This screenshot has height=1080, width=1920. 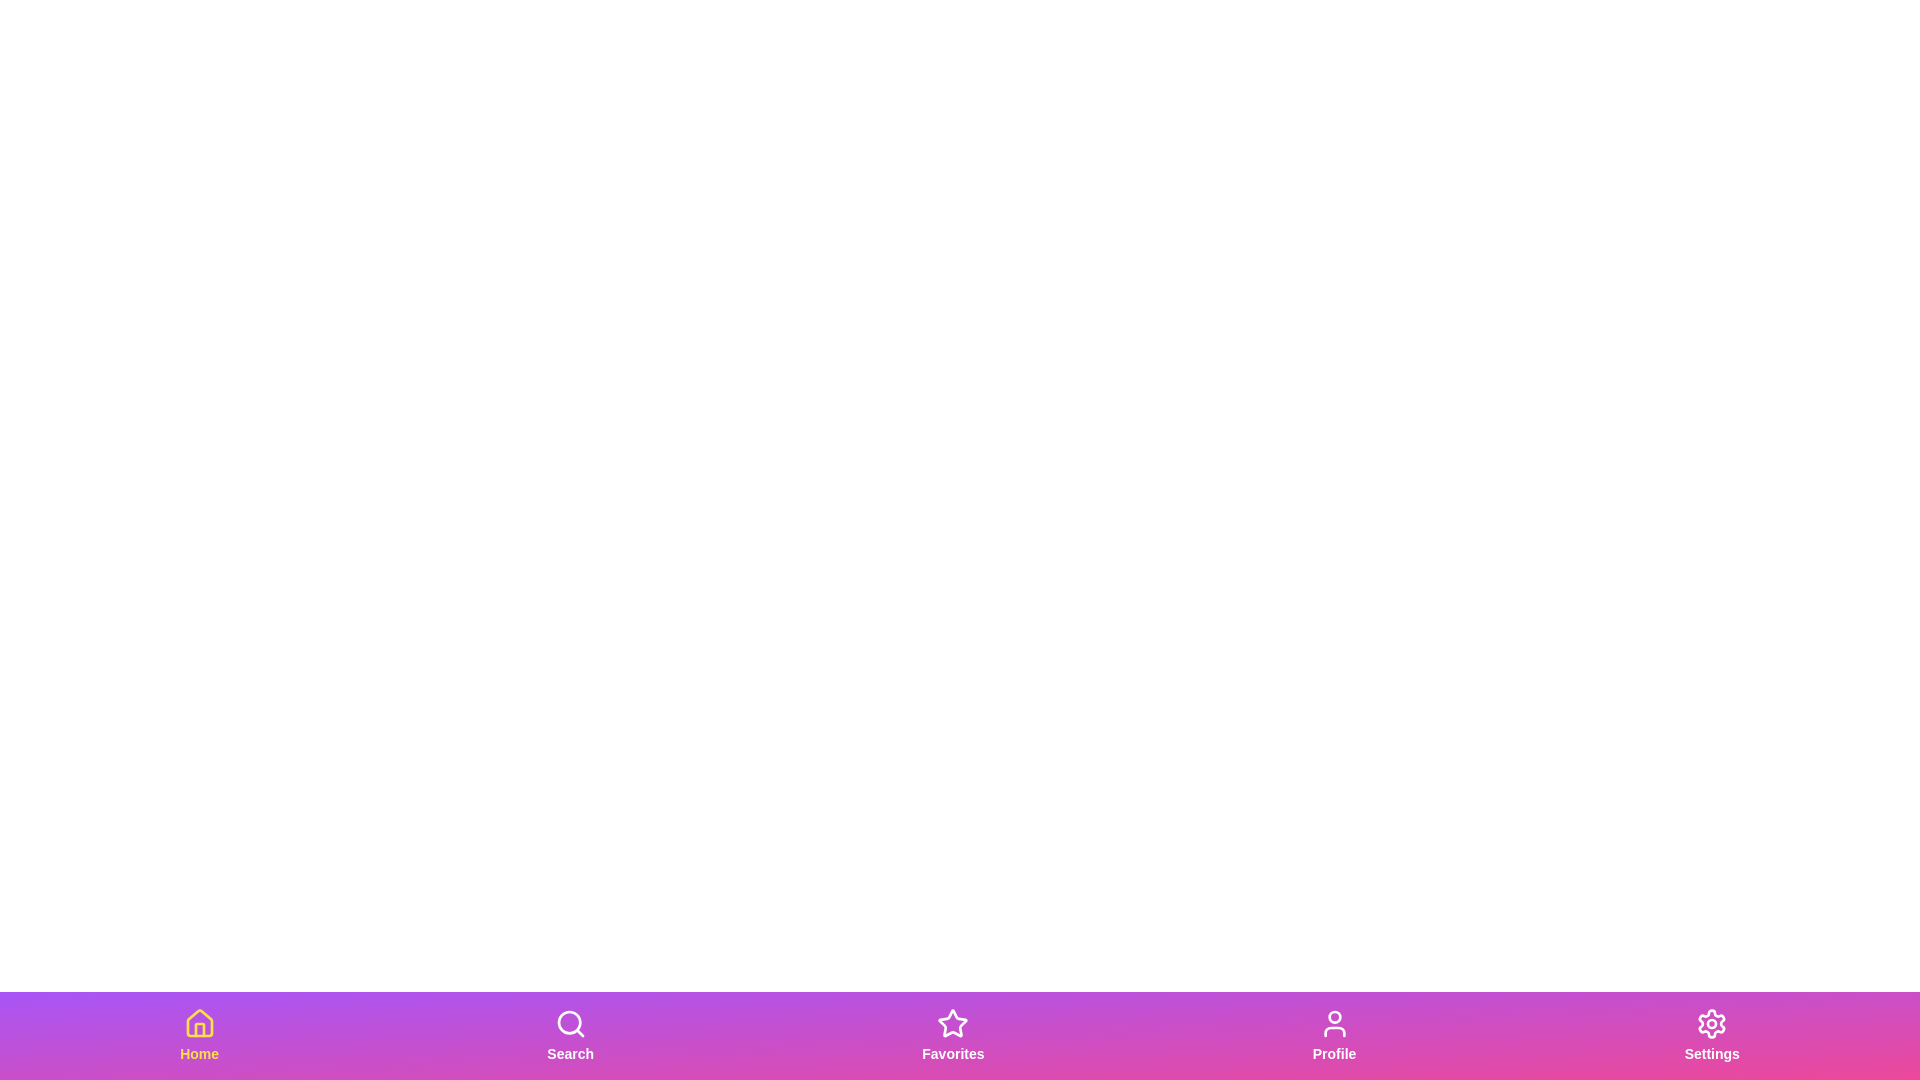 What do you see at coordinates (569, 1035) in the screenshot?
I see `the Search tab to observe the visual feedback` at bounding box center [569, 1035].